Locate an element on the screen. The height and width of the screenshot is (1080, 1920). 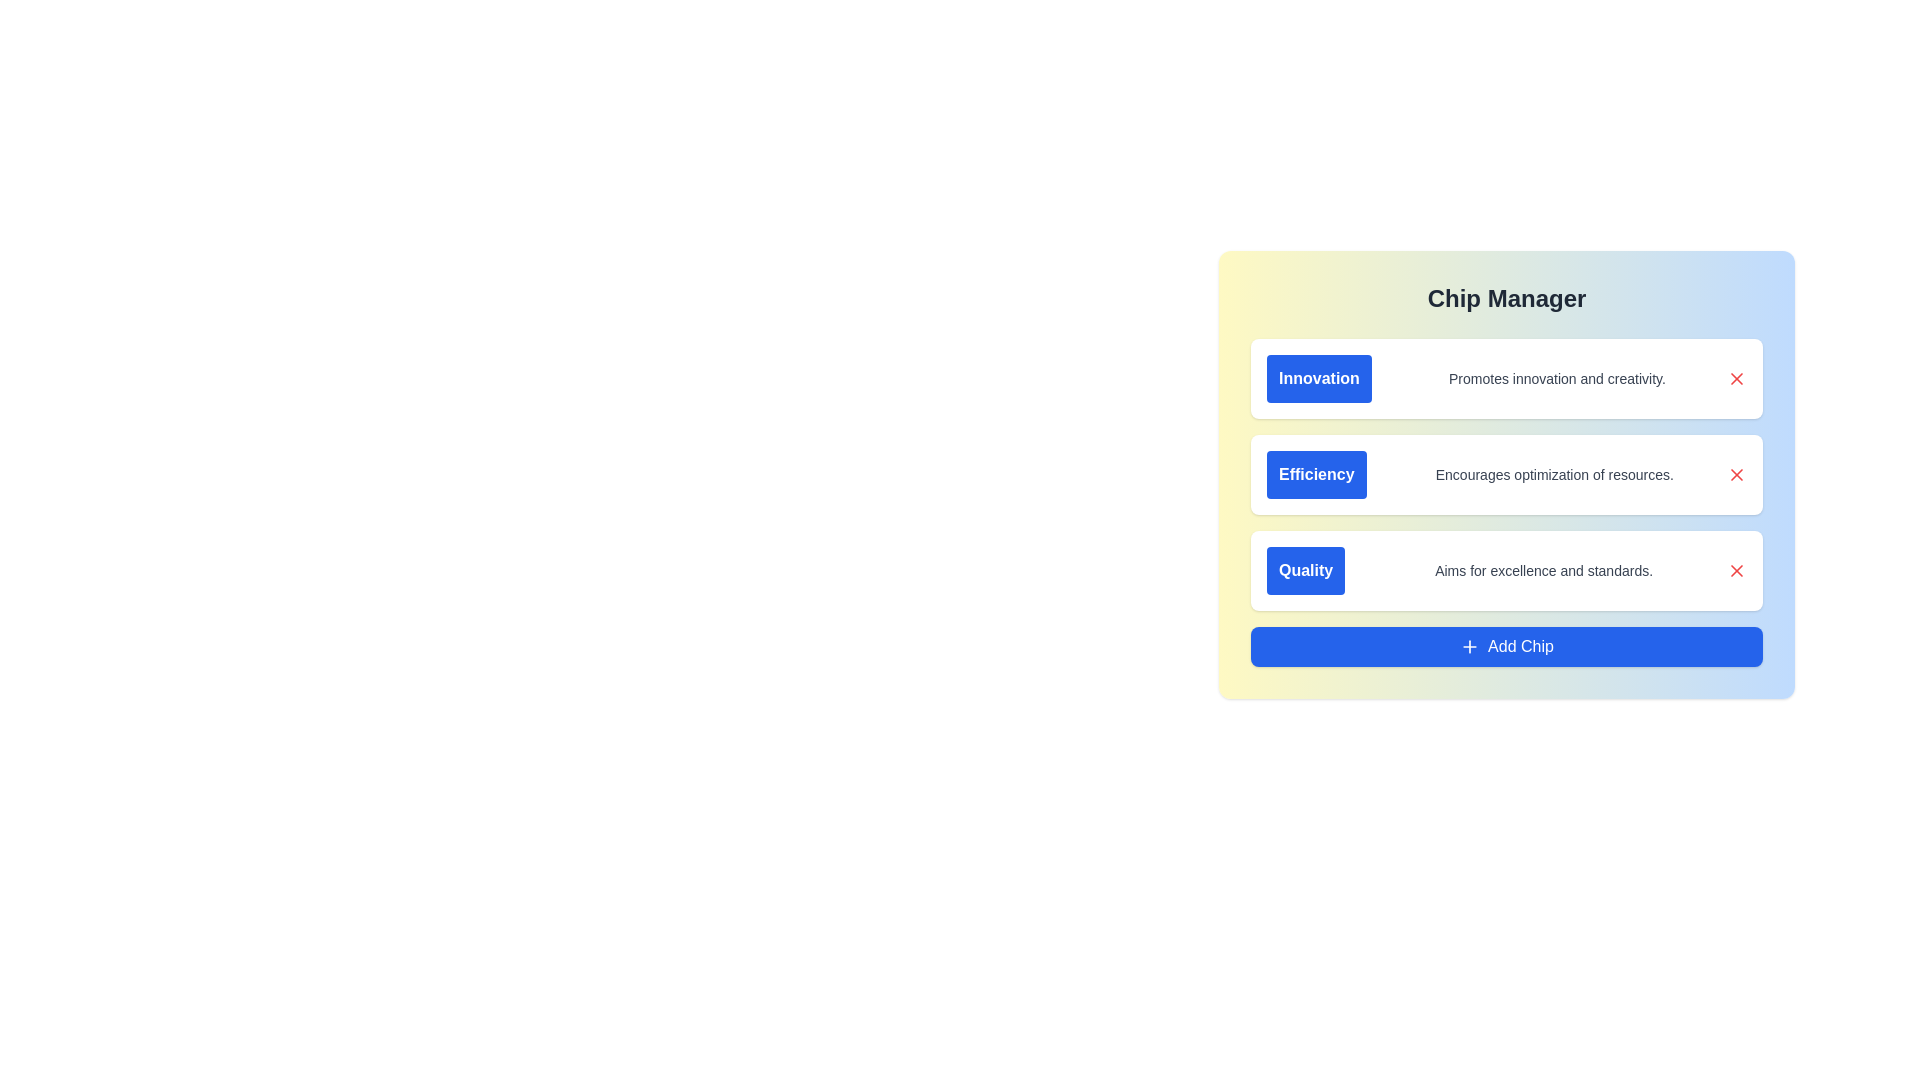
red 'X' button next to the item titled 'Quality' to remove it is located at coordinates (1736, 570).